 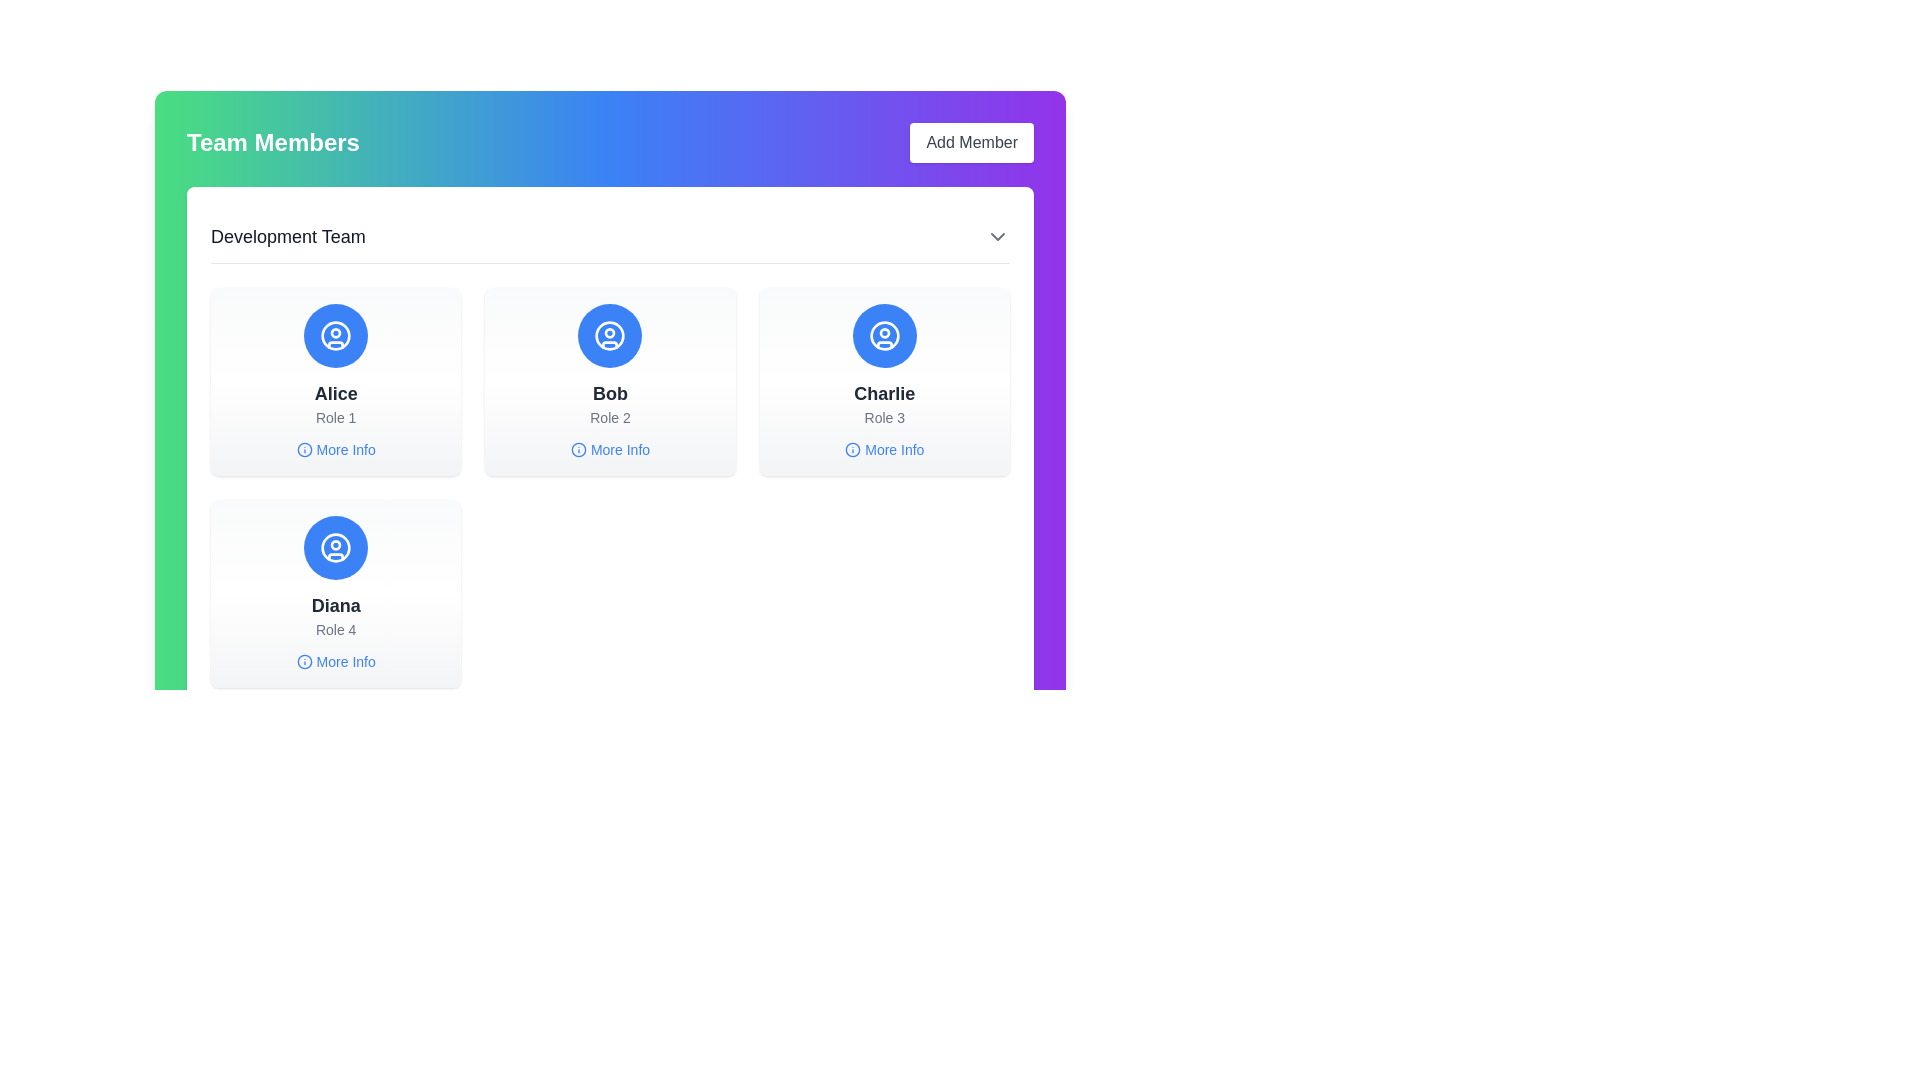 I want to click on the informational icon located in the 'More Info' section under Bob's profile in the Development Team group, so click(x=577, y=450).